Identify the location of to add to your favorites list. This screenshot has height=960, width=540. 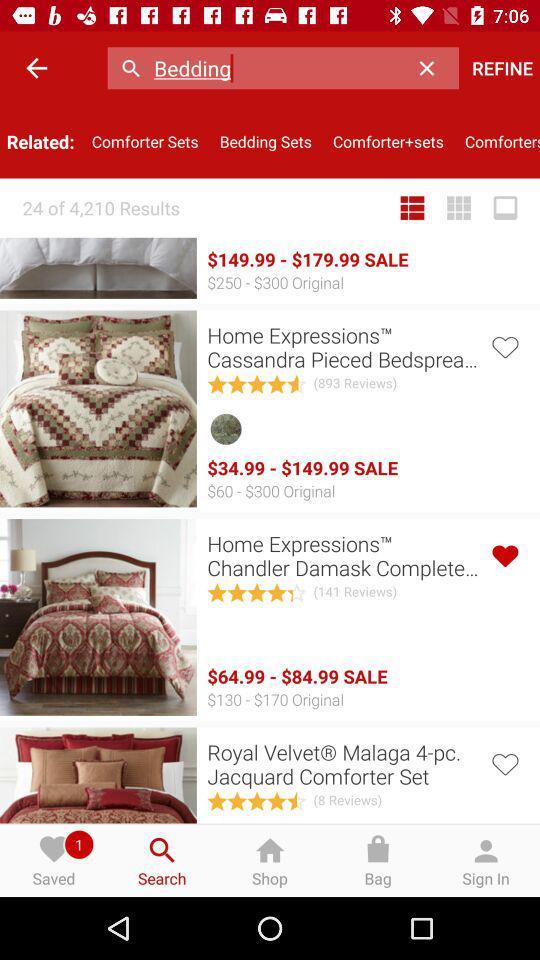
(503, 345).